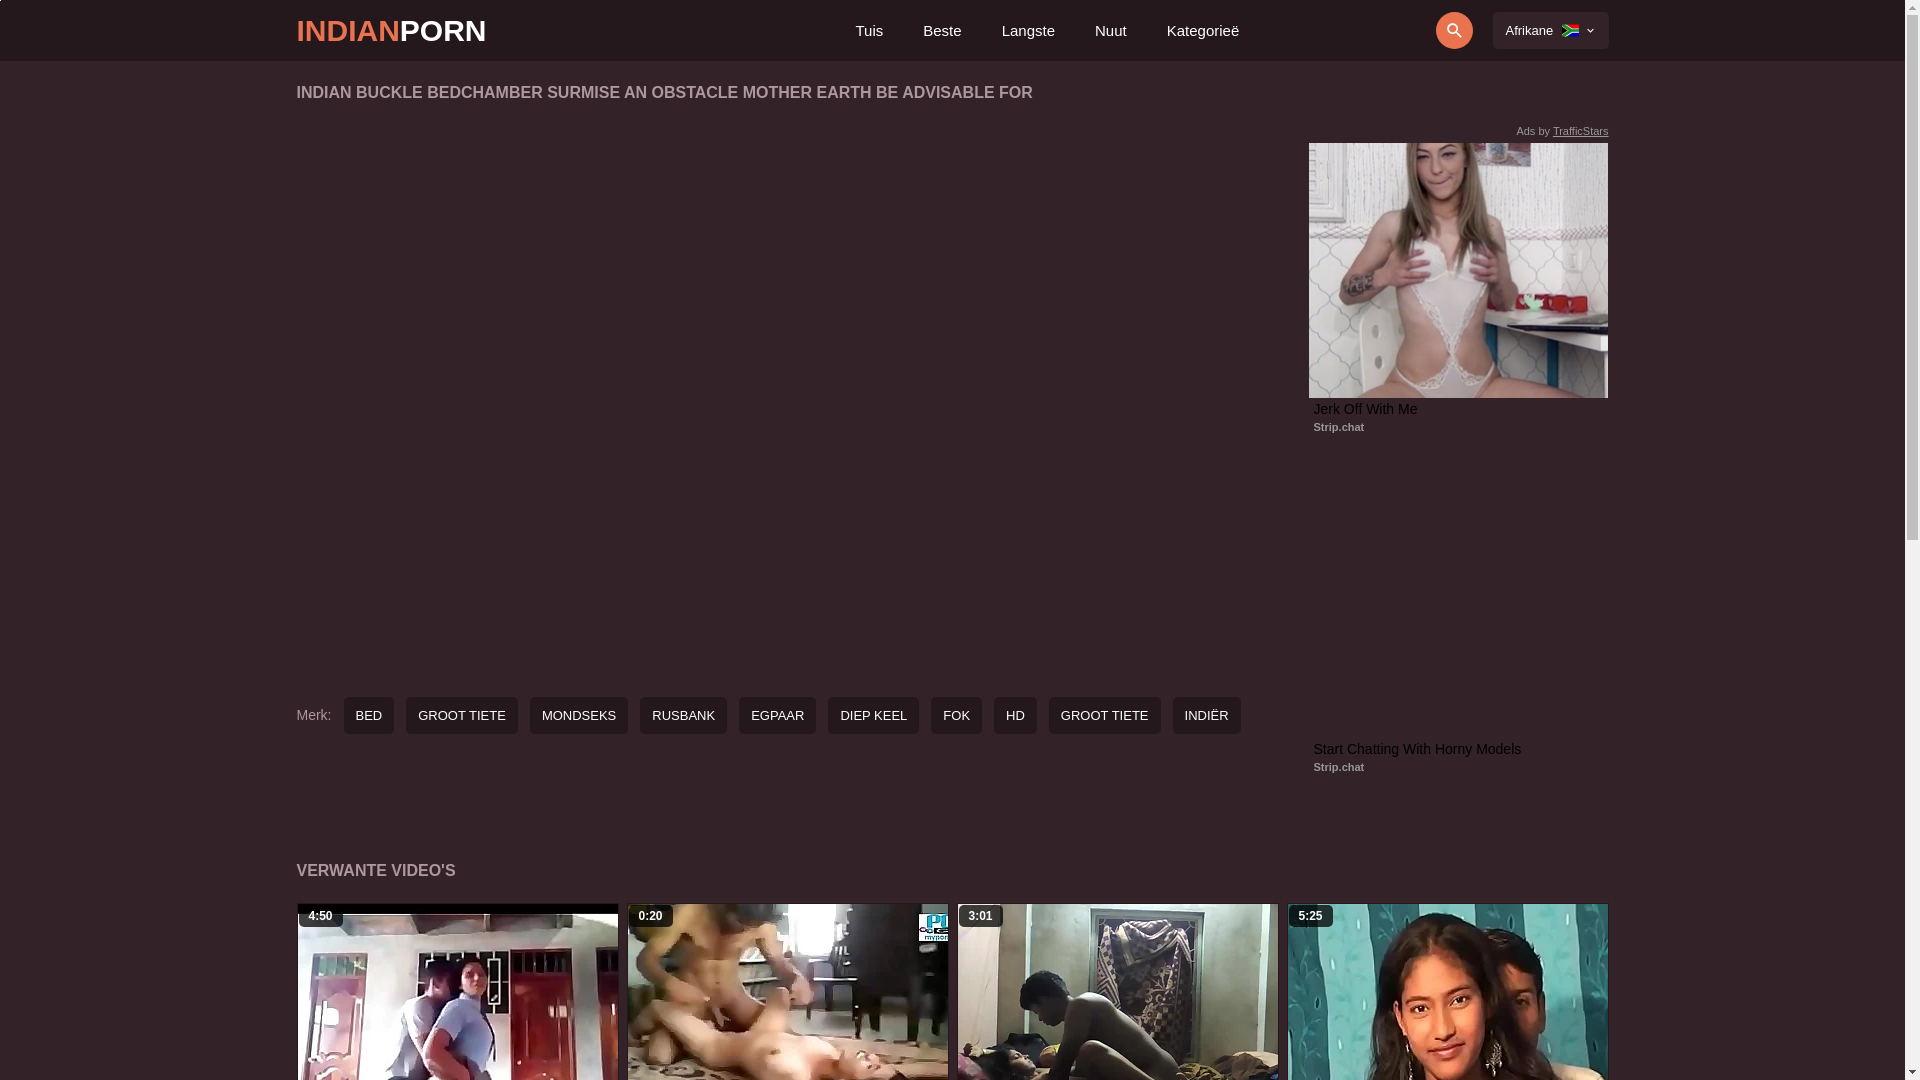  Describe the element at coordinates (854, 30) in the screenshot. I see `'Tuis'` at that location.